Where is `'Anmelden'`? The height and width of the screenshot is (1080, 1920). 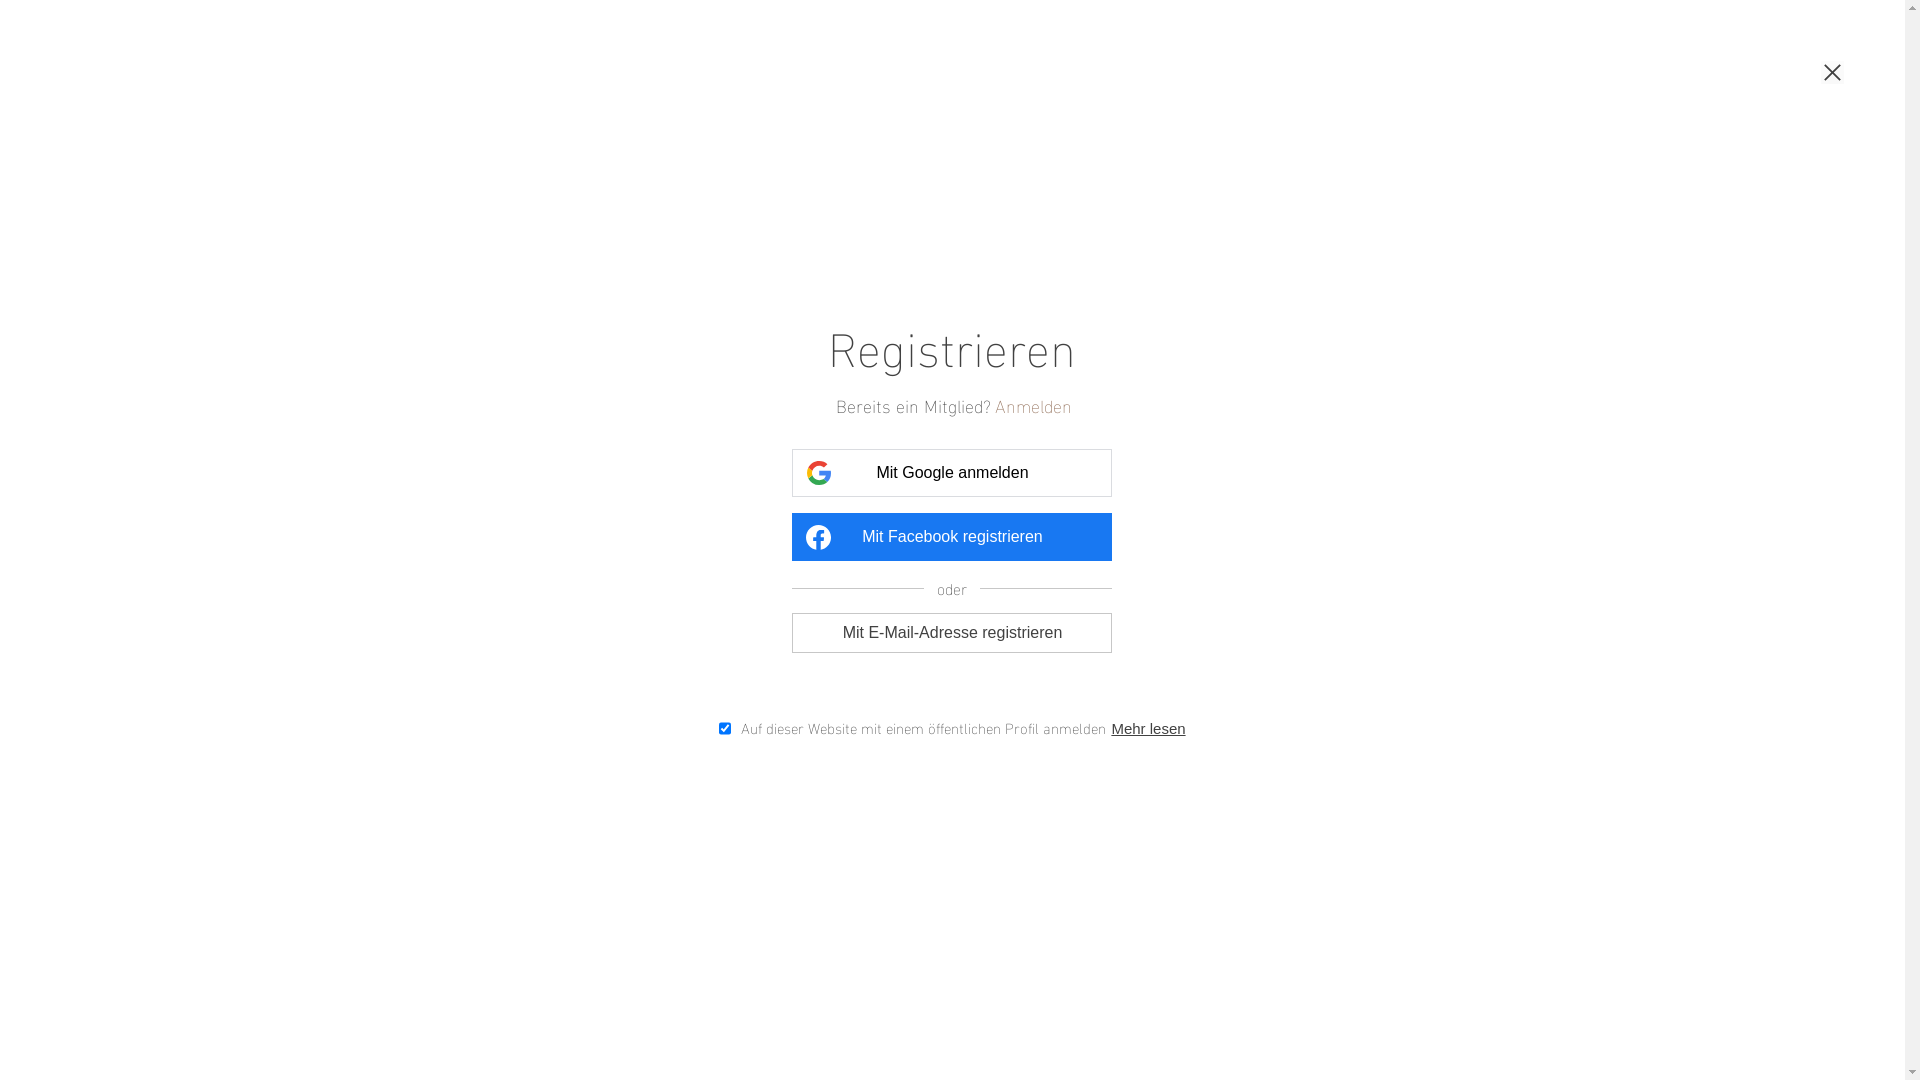
'Anmelden' is located at coordinates (1037, 404).